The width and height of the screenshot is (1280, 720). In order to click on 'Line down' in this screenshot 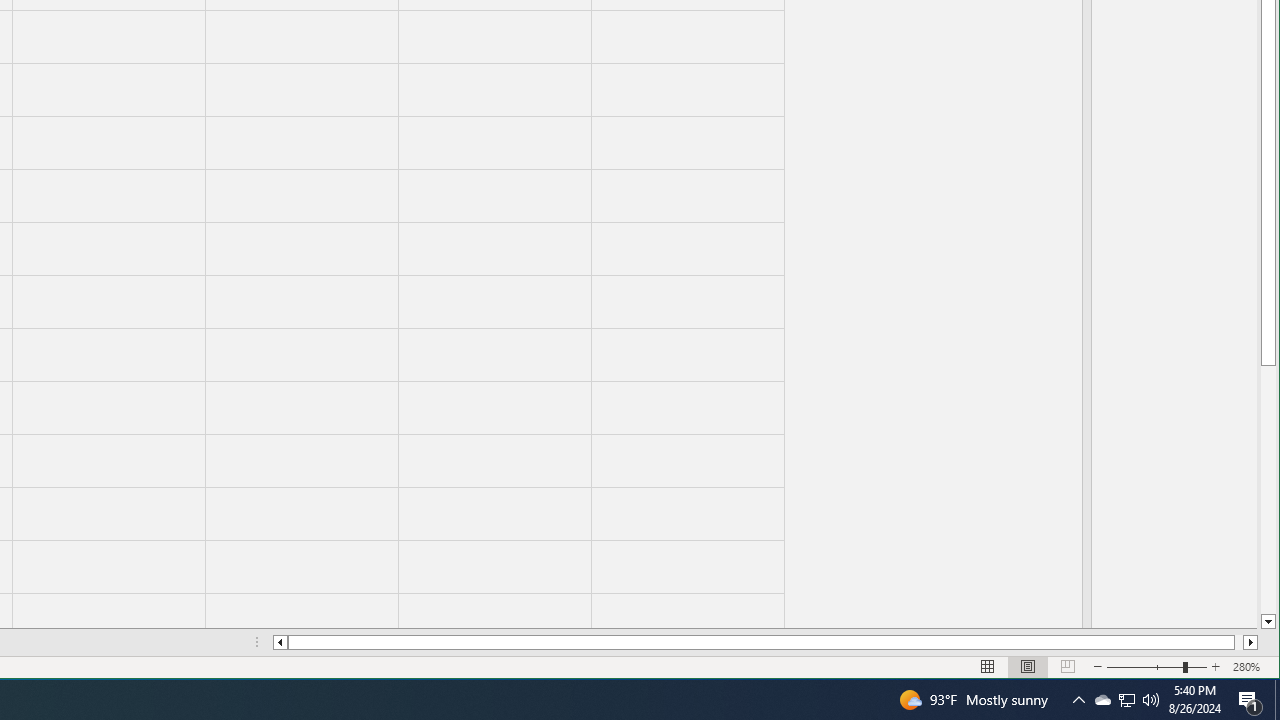, I will do `click(1267, 621)`.